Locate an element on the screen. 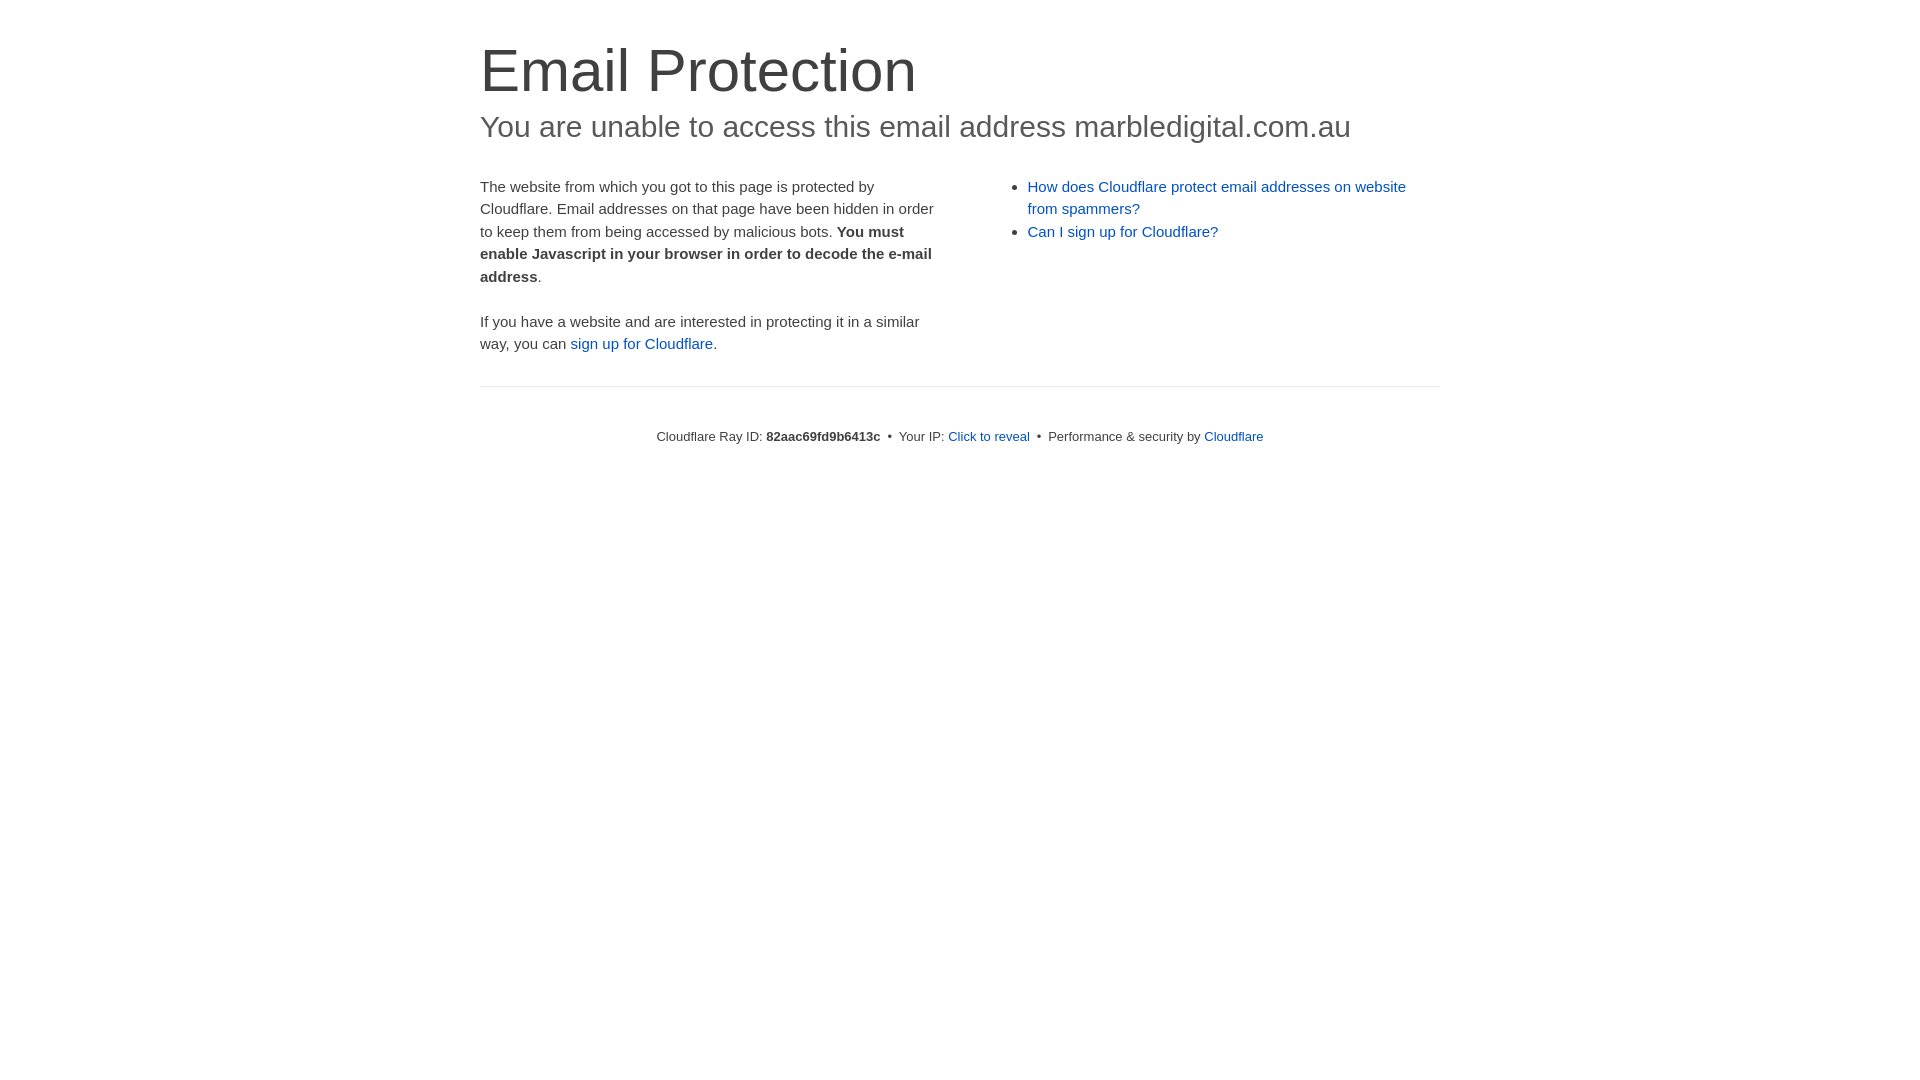 Image resolution: width=1920 pixels, height=1080 pixels. 'Cloudflare' is located at coordinates (1232, 435).